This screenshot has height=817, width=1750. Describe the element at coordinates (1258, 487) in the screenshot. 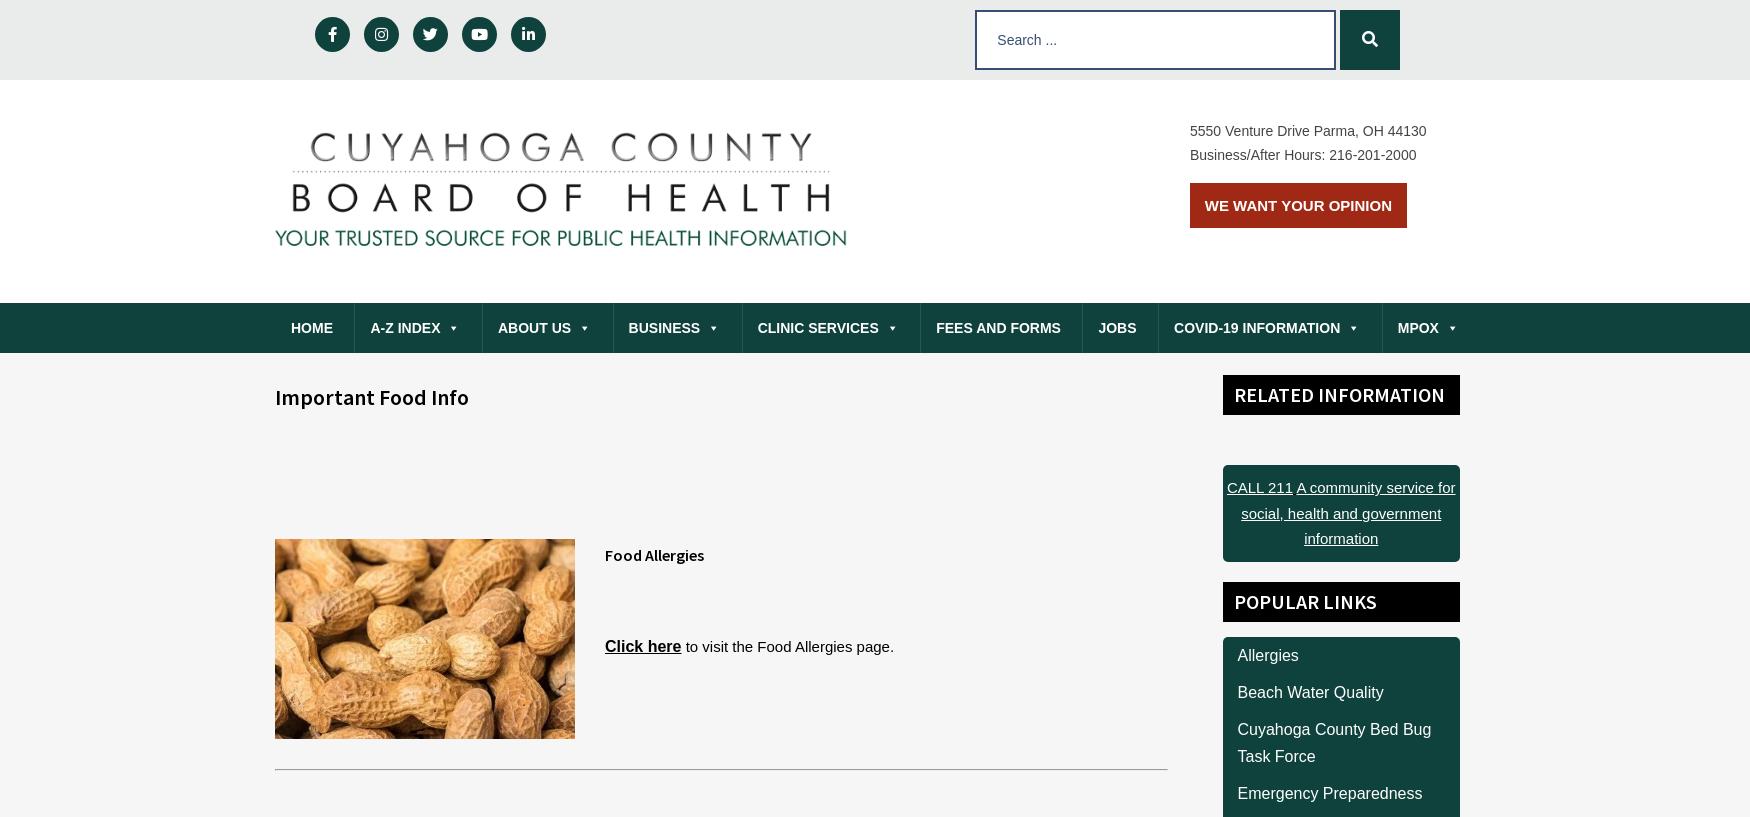

I see `'CALL 211'` at that location.